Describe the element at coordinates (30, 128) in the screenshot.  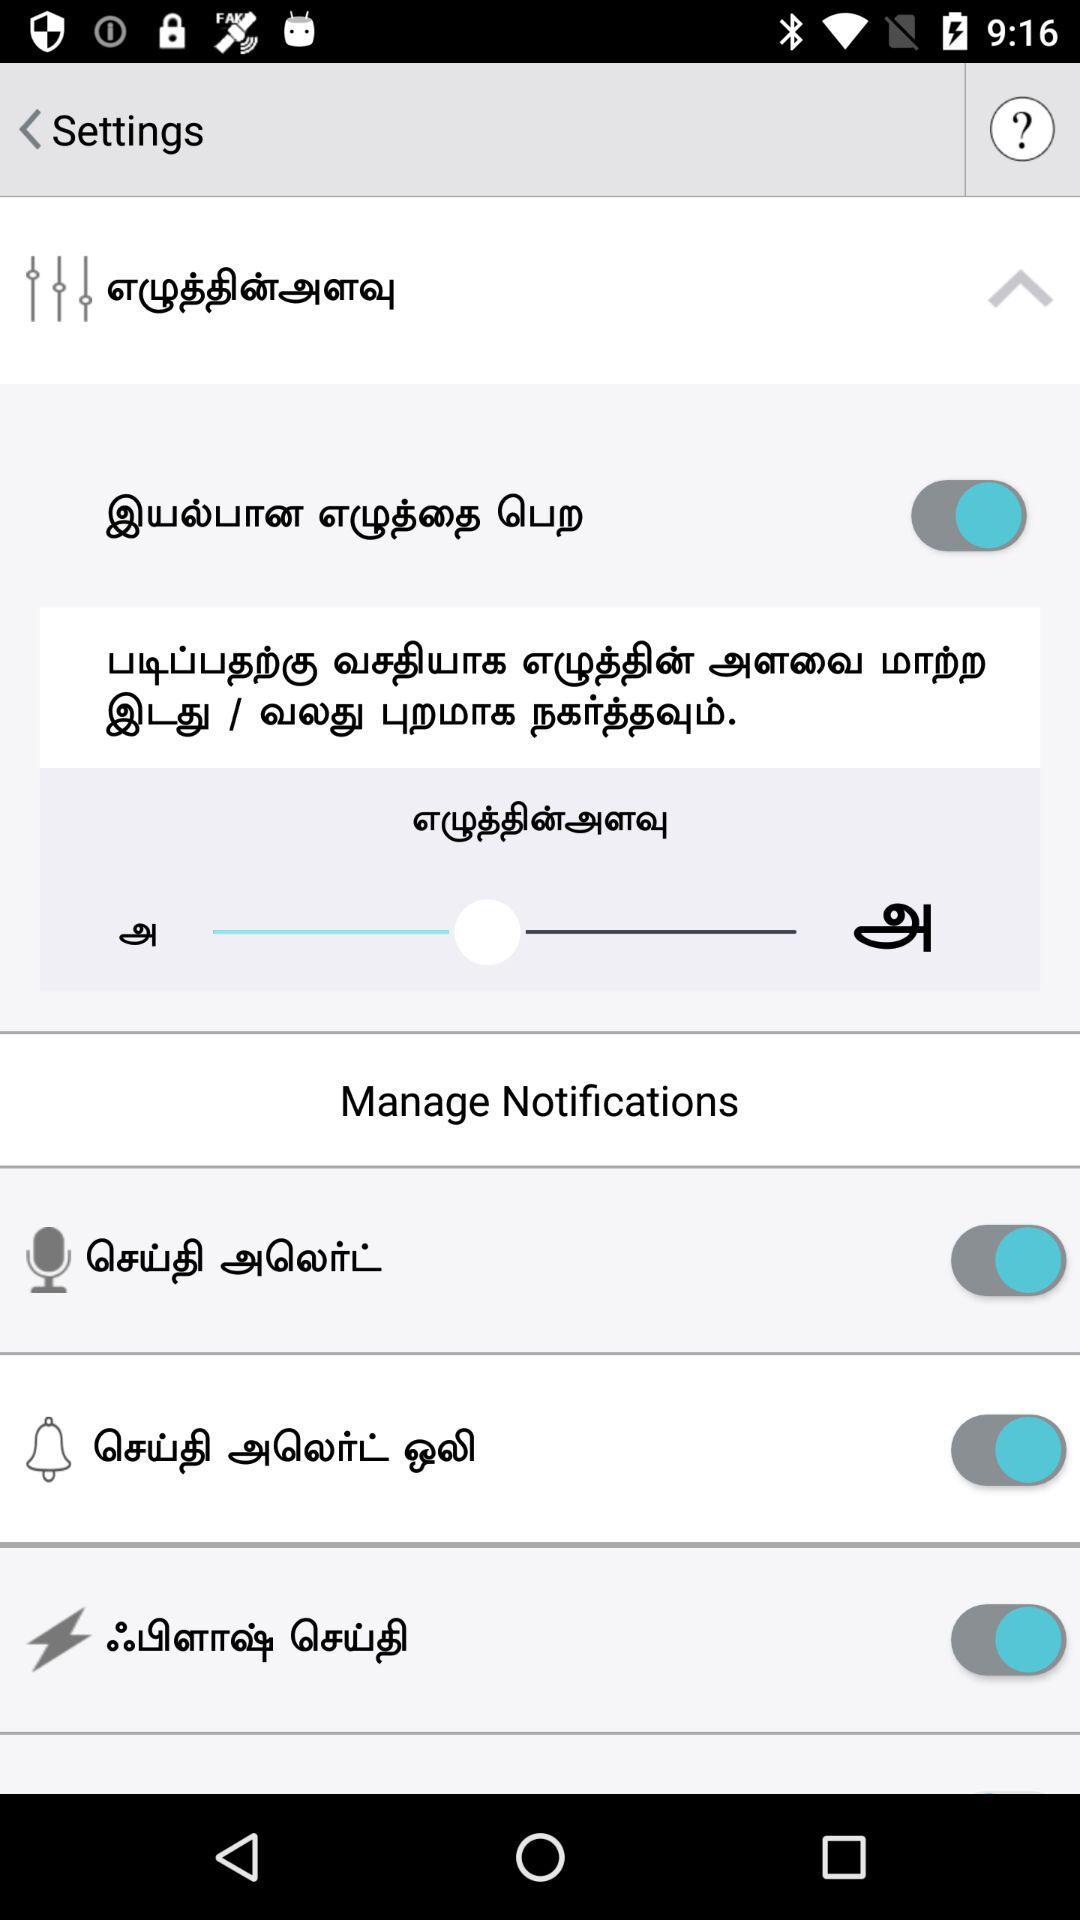
I see `item to the left of settings item` at that location.